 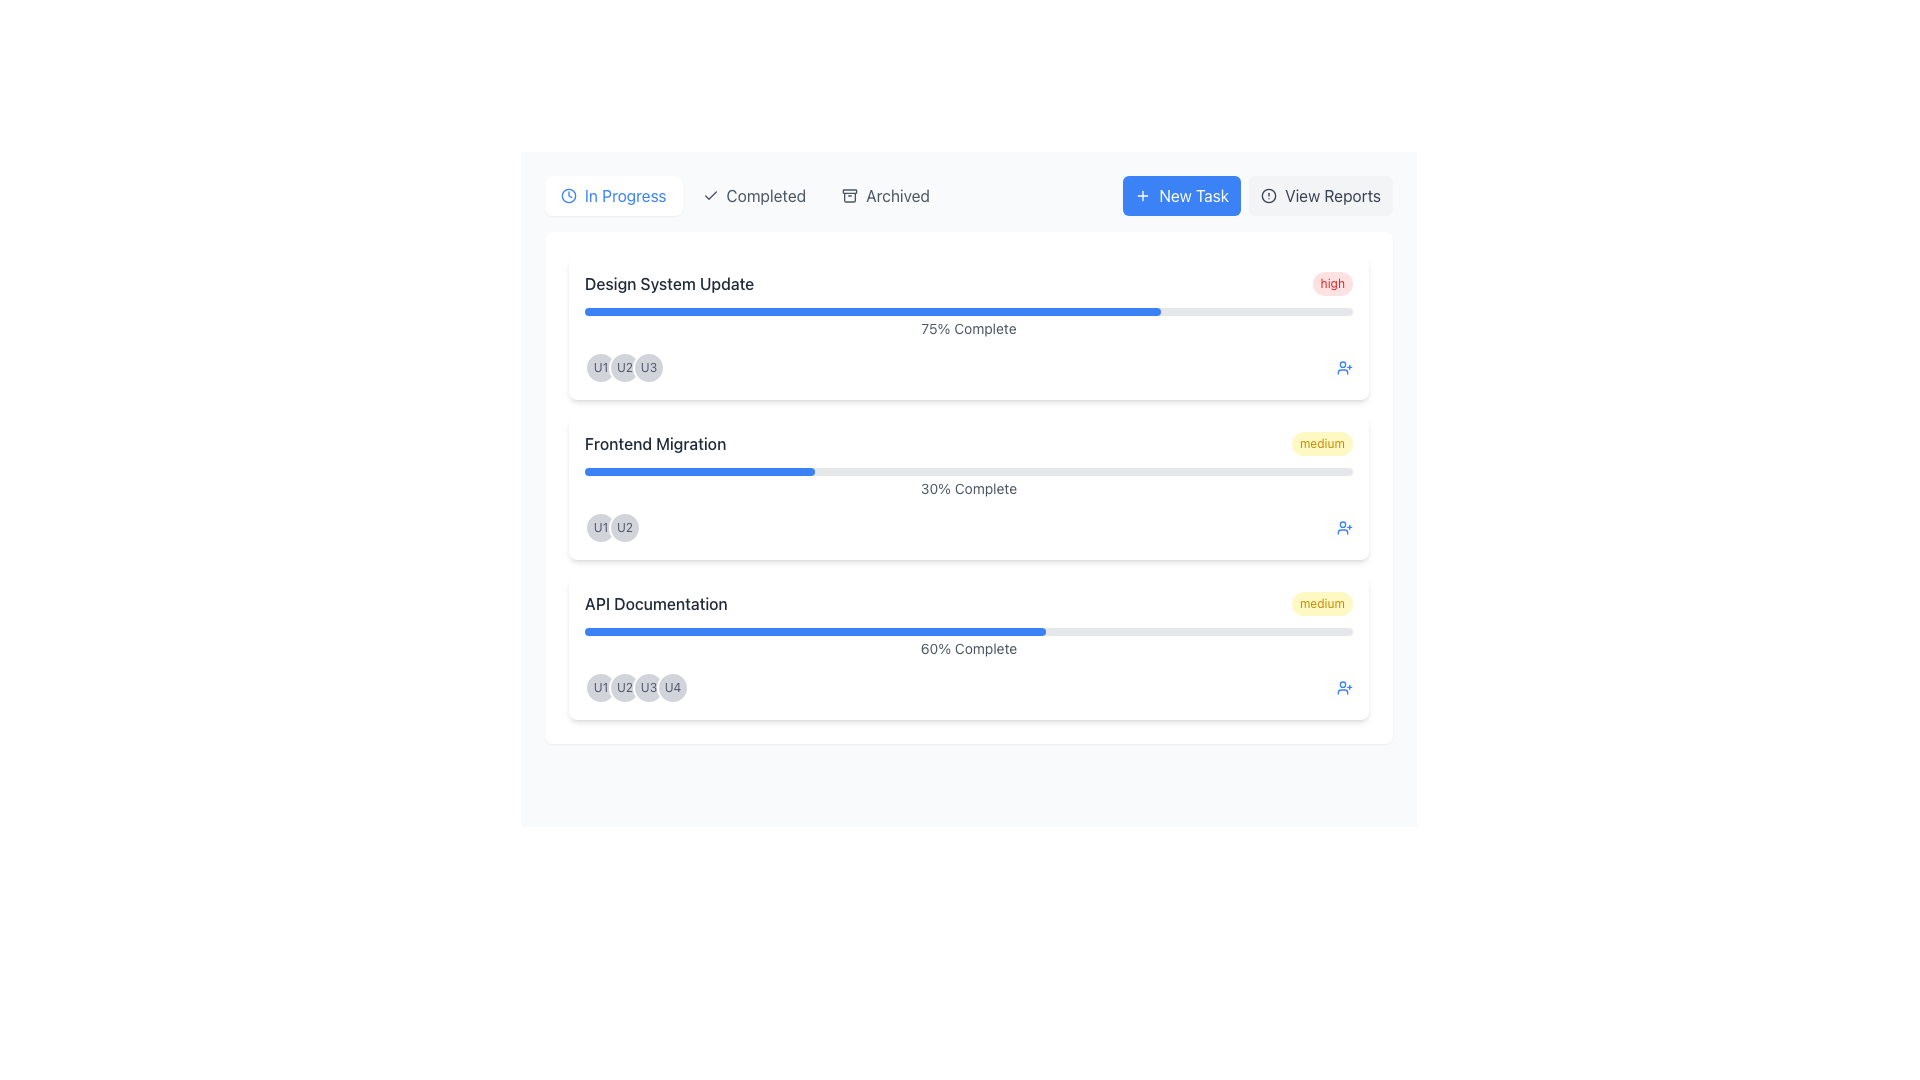 What do you see at coordinates (624, 196) in the screenshot?
I see `the 'In Progress' text label within the button that has a clock icon on its left to filter tasks` at bounding box center [624, 196].